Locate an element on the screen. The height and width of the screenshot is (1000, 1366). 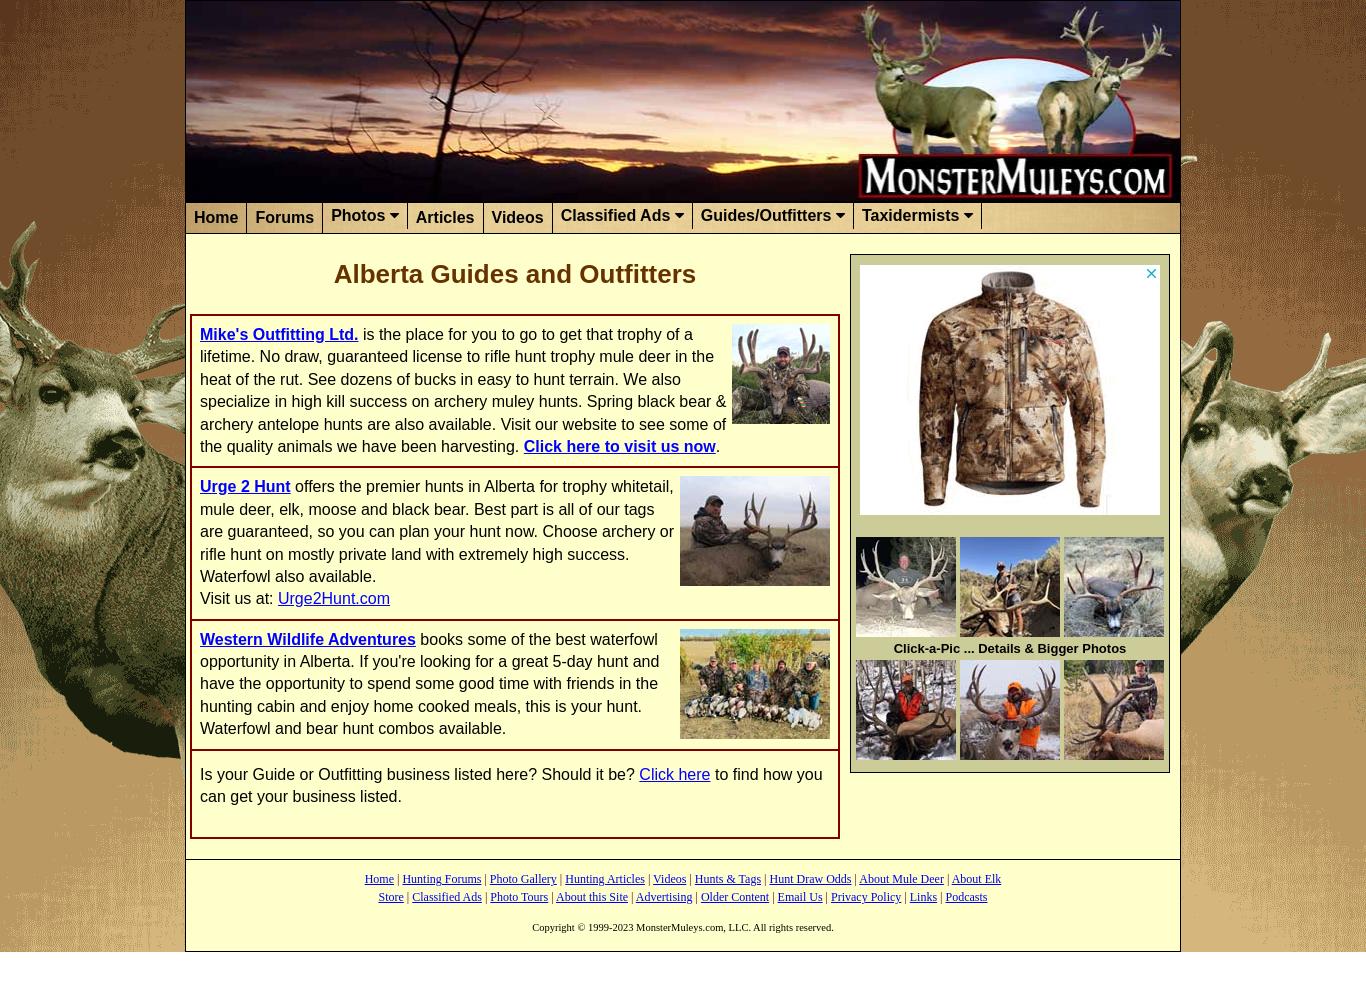
'Hunting Articles' is located at coordinates (603, 879).